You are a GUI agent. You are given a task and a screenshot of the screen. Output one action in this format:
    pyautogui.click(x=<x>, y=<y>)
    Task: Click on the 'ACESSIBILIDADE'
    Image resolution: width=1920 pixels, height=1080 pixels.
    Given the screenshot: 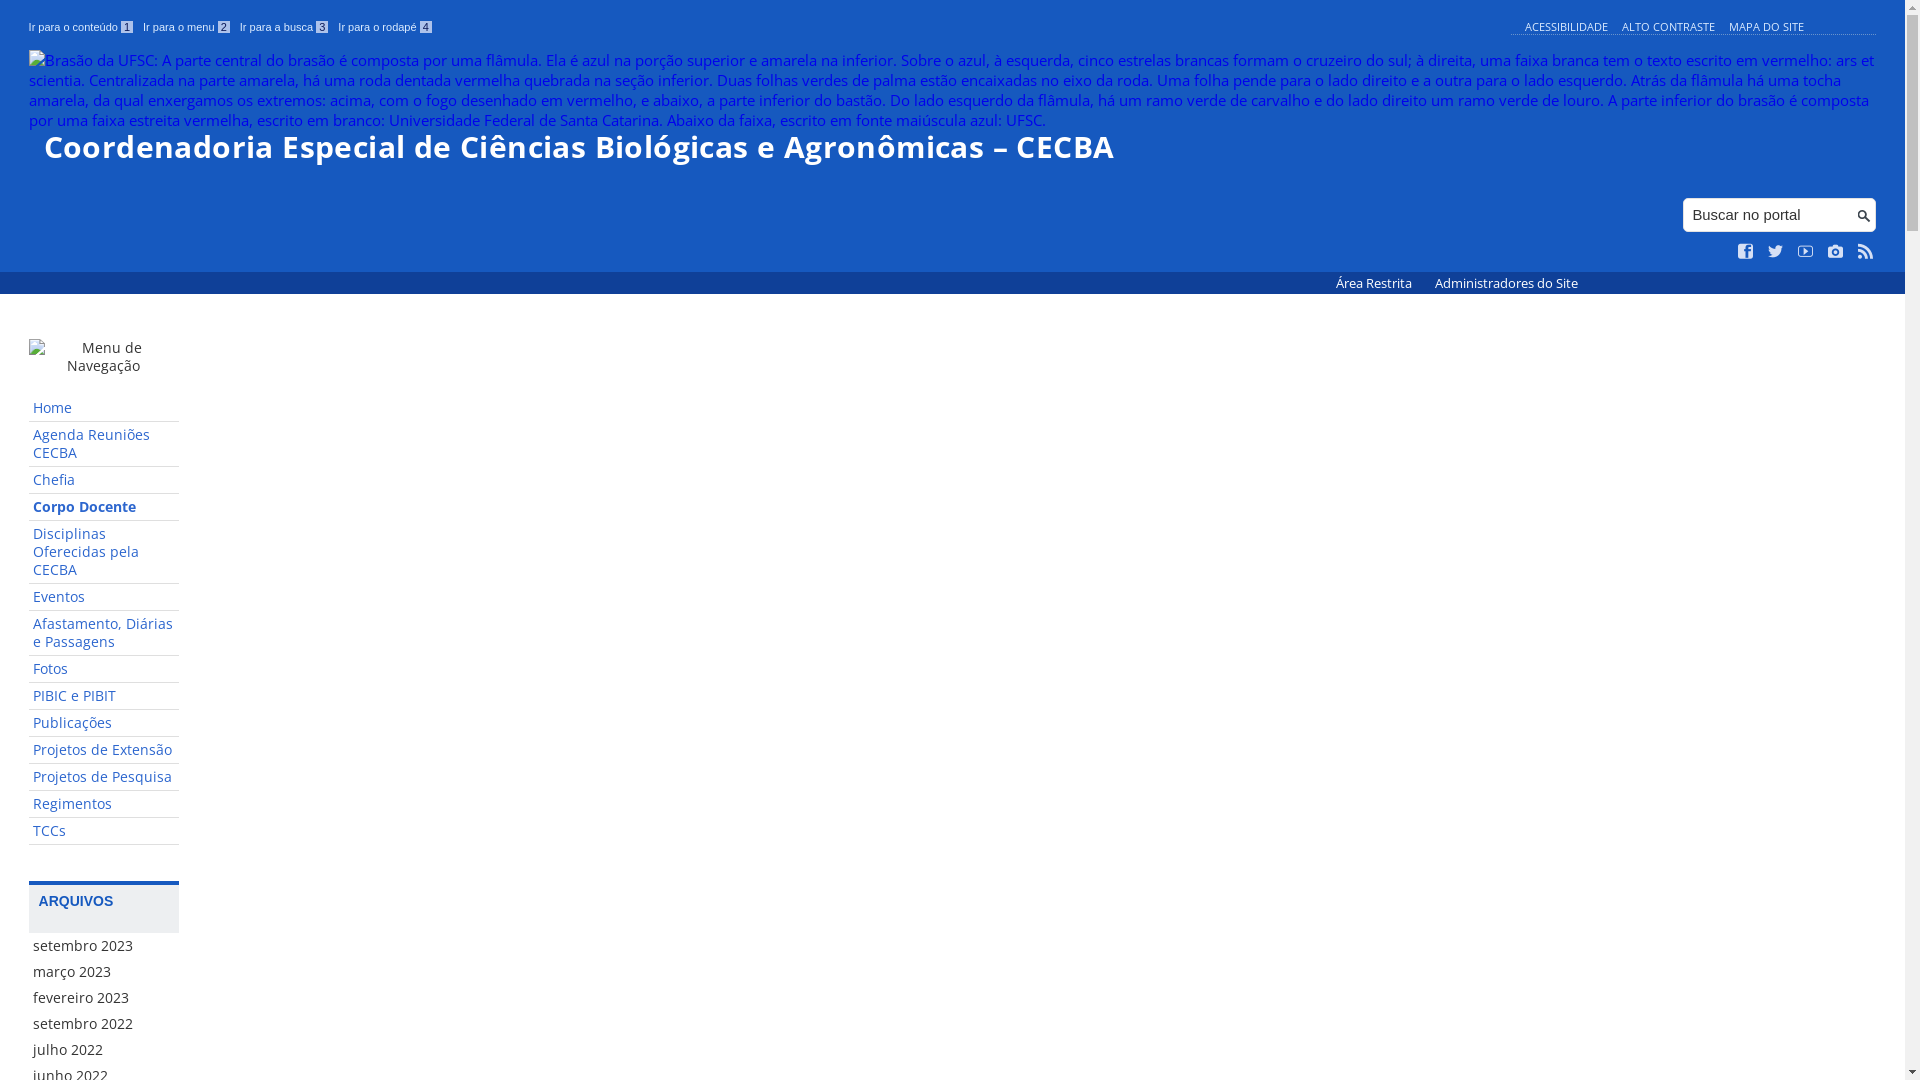 What is the action you would take?
    pyautogui.click(x=1565, y=26)
    